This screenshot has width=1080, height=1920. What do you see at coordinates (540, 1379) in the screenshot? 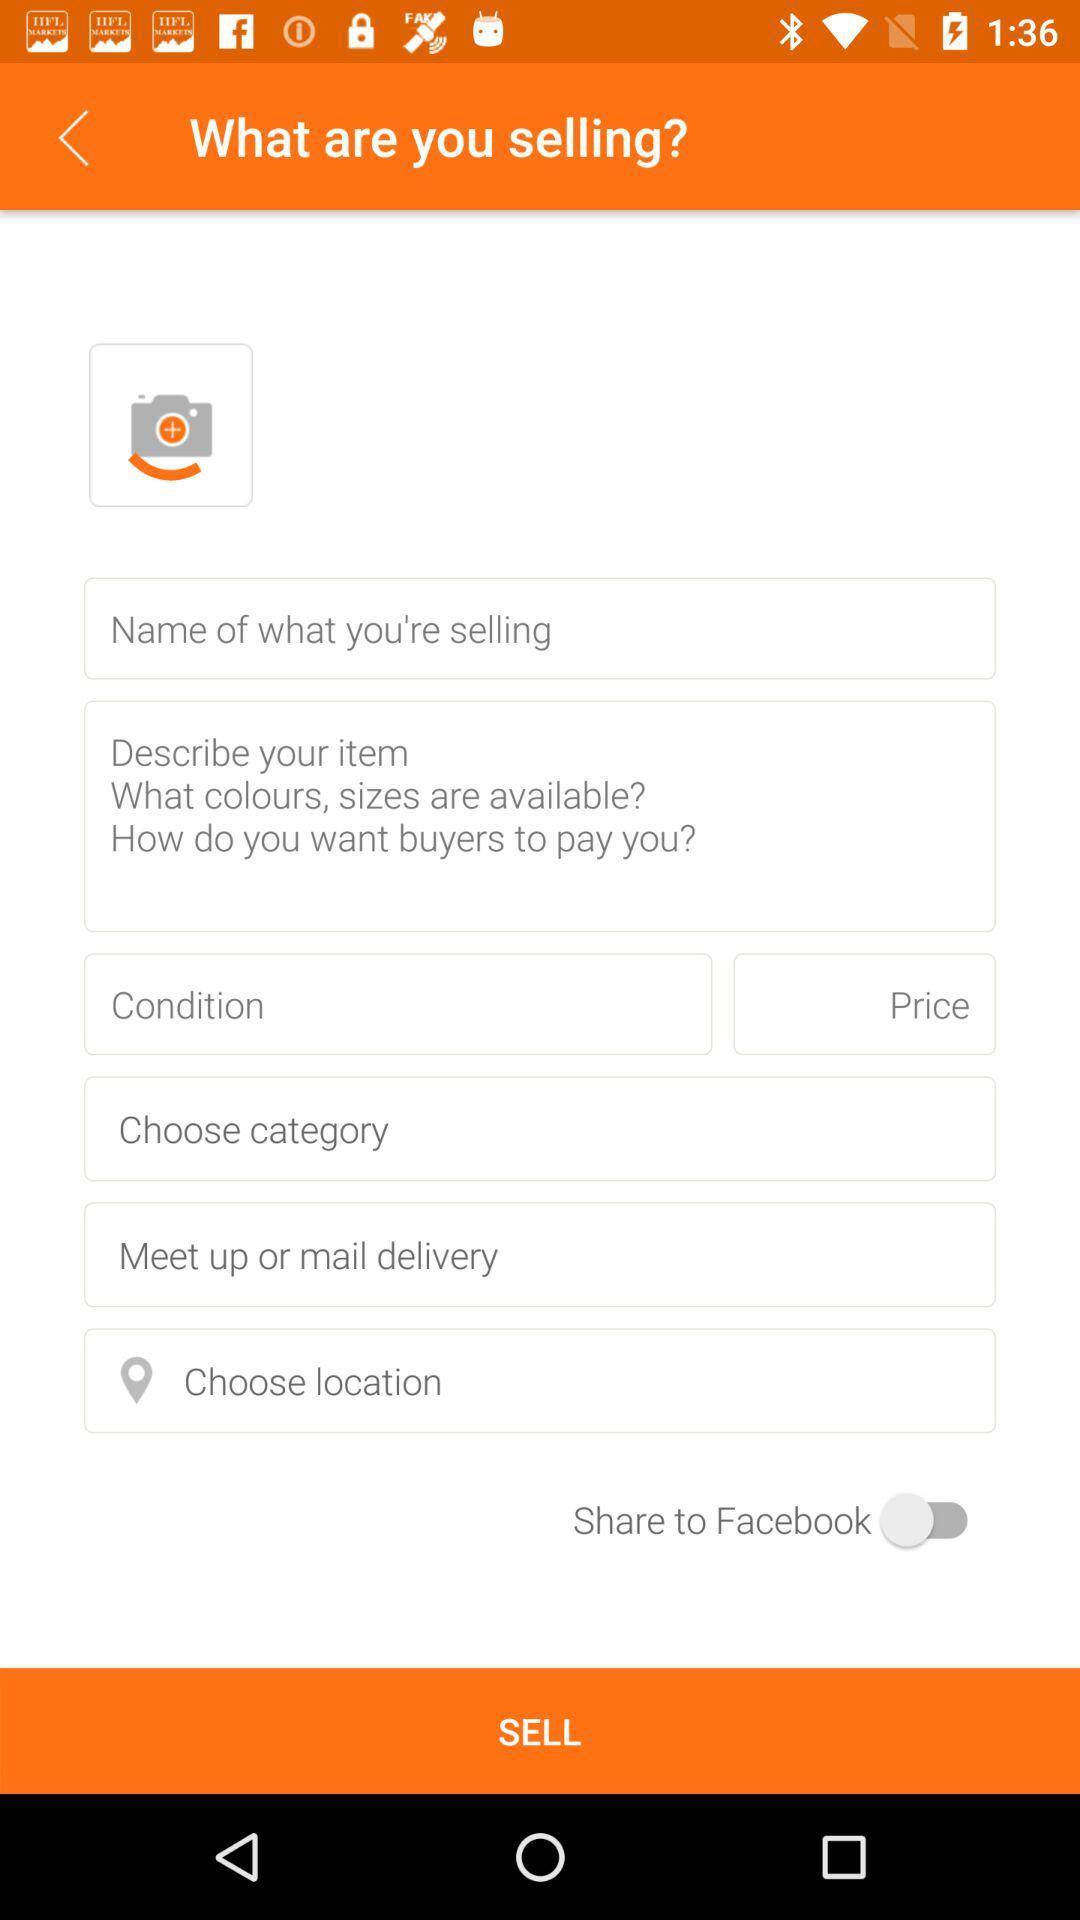
I see `choose location` at bounding box center [540, 1379].